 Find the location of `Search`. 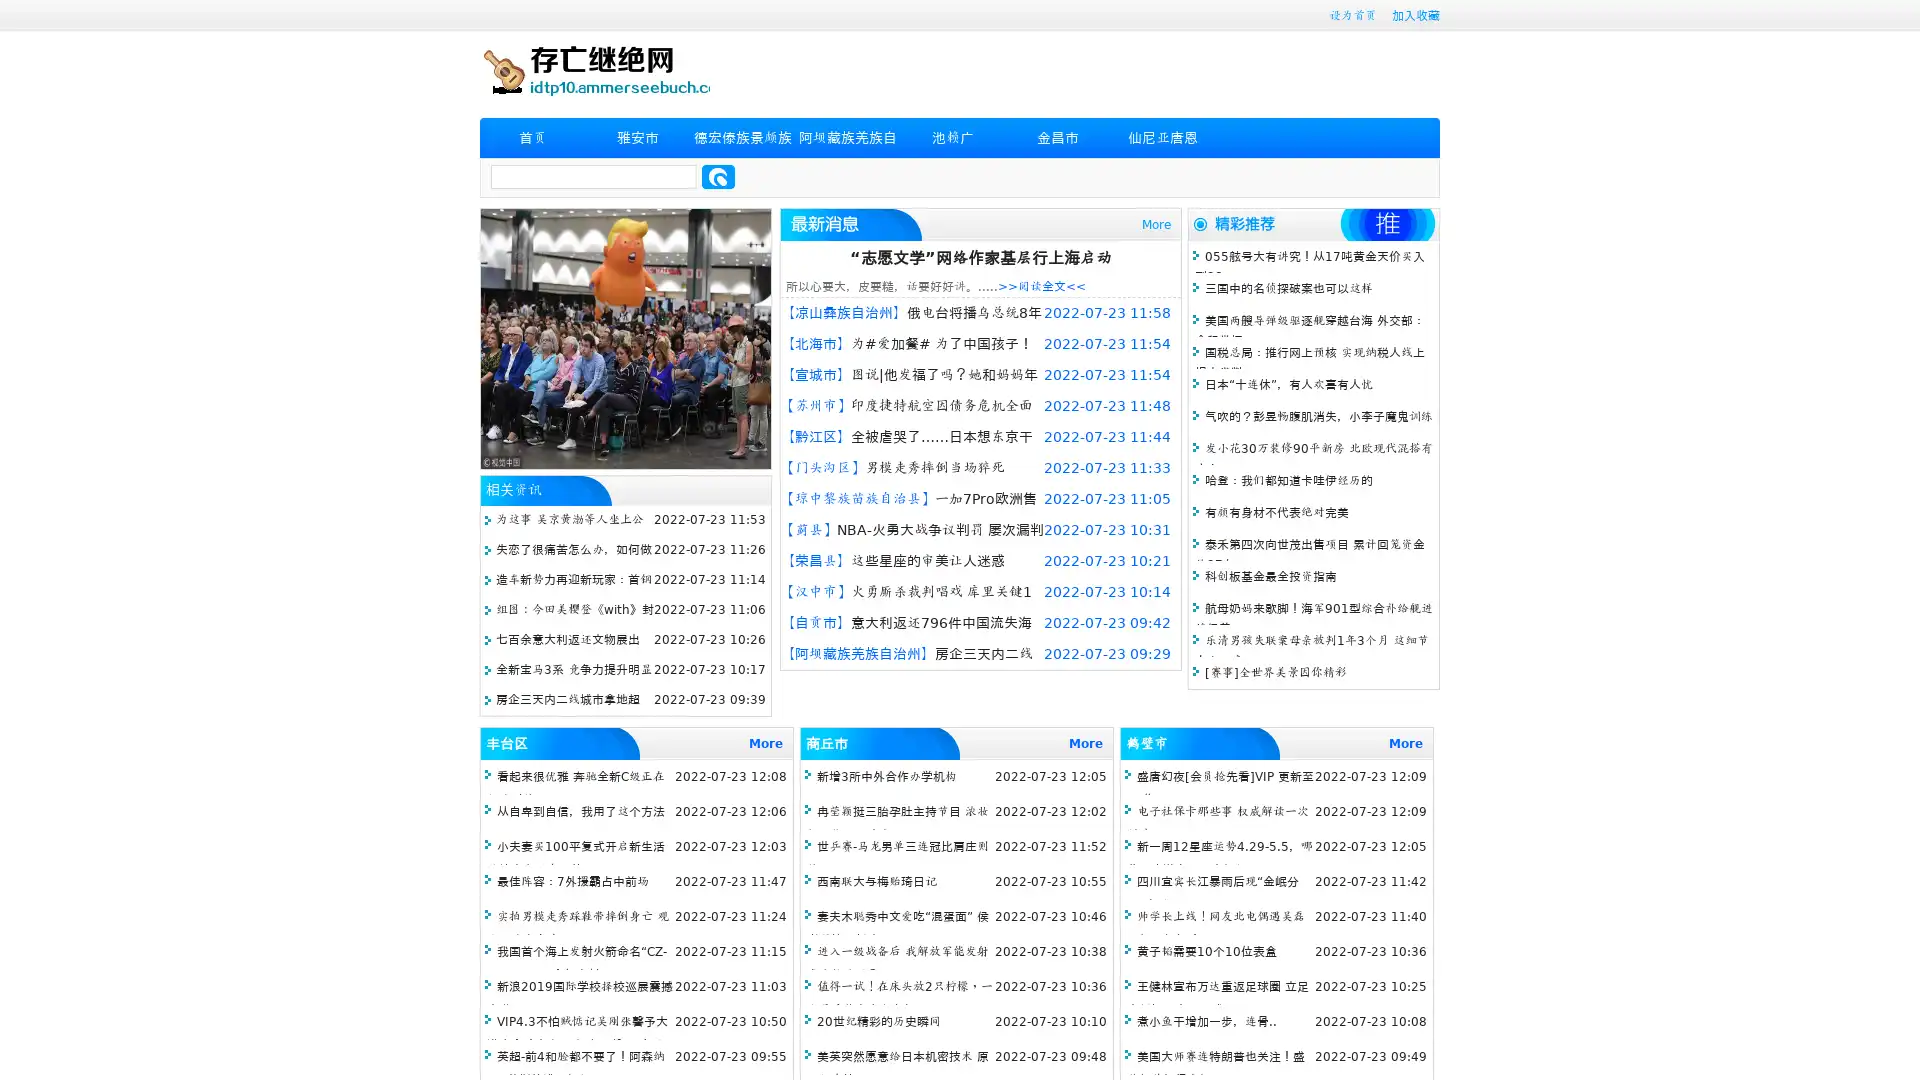

Search is located at coordinates (718, 176).